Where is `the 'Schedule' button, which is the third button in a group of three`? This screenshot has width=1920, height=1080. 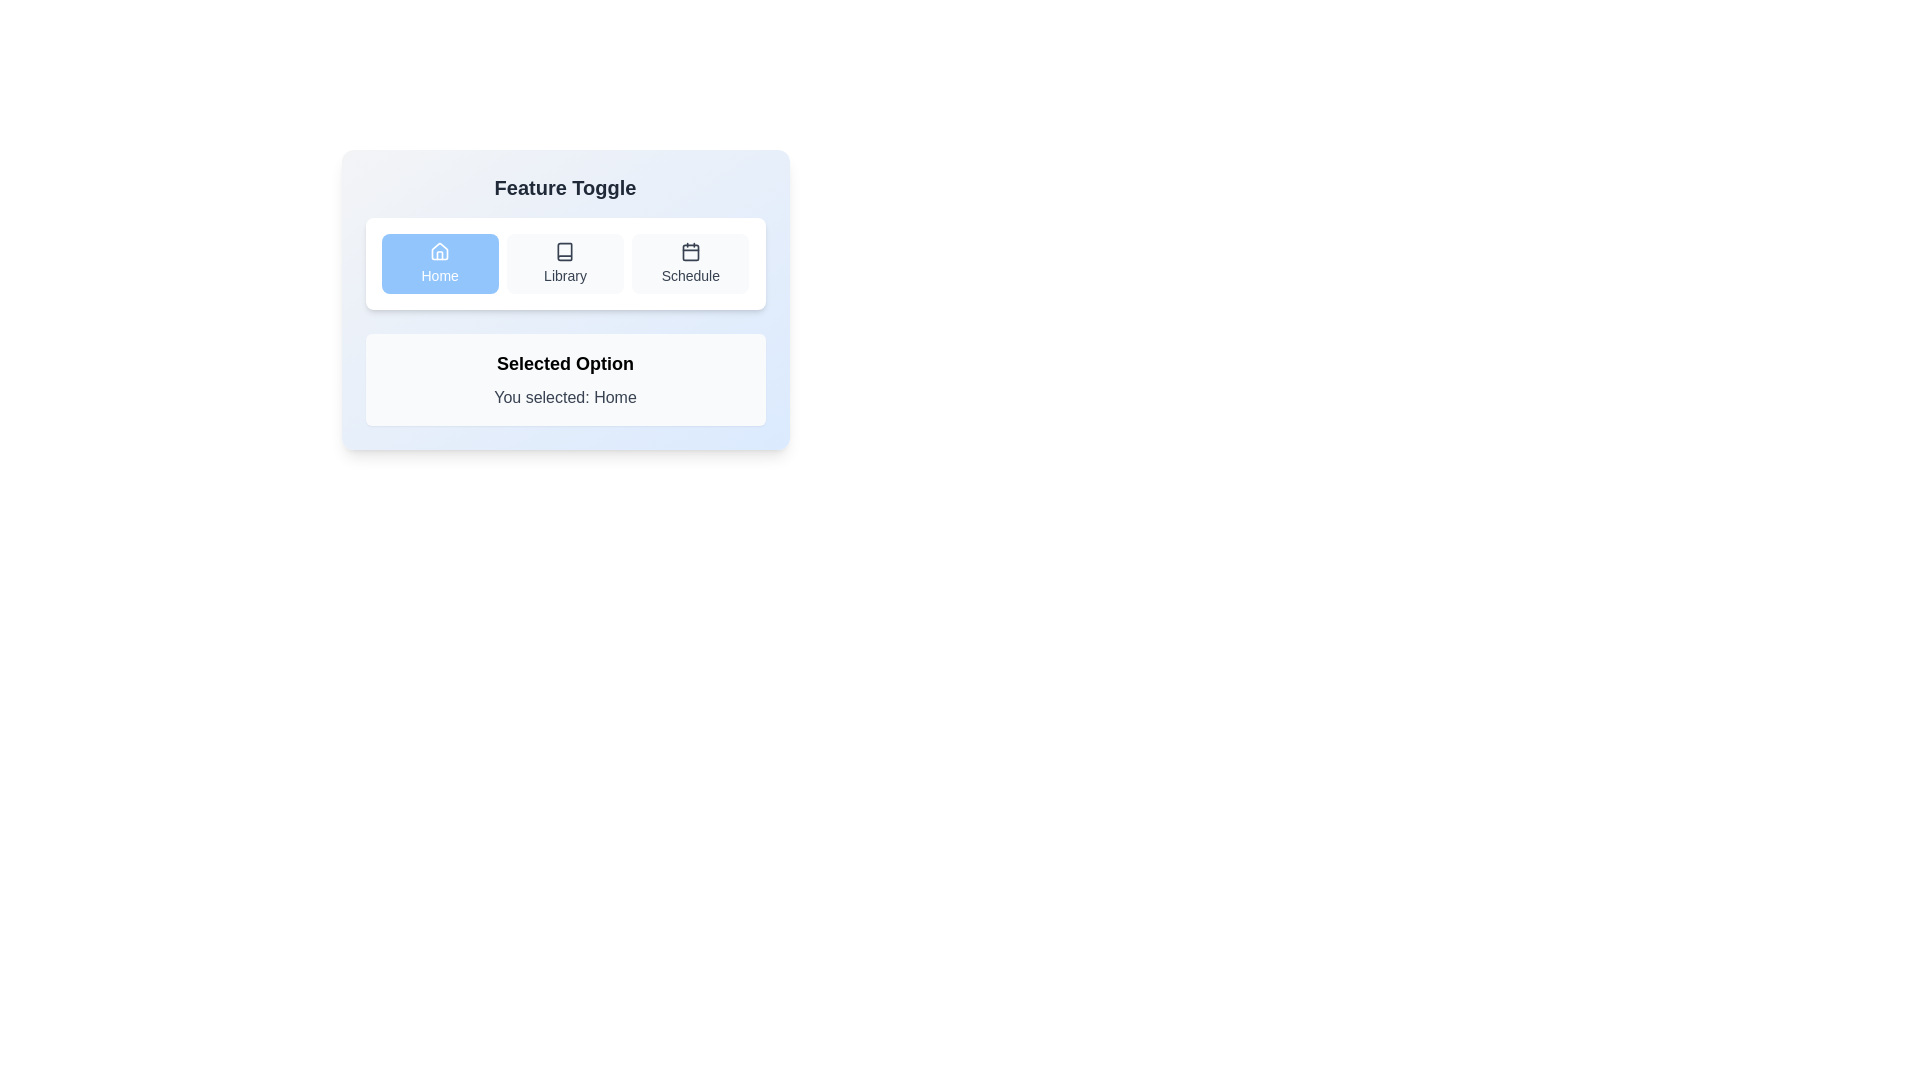 the 'Schedule' button, which is the third button in a group of three is located at coordinates (690, 262).